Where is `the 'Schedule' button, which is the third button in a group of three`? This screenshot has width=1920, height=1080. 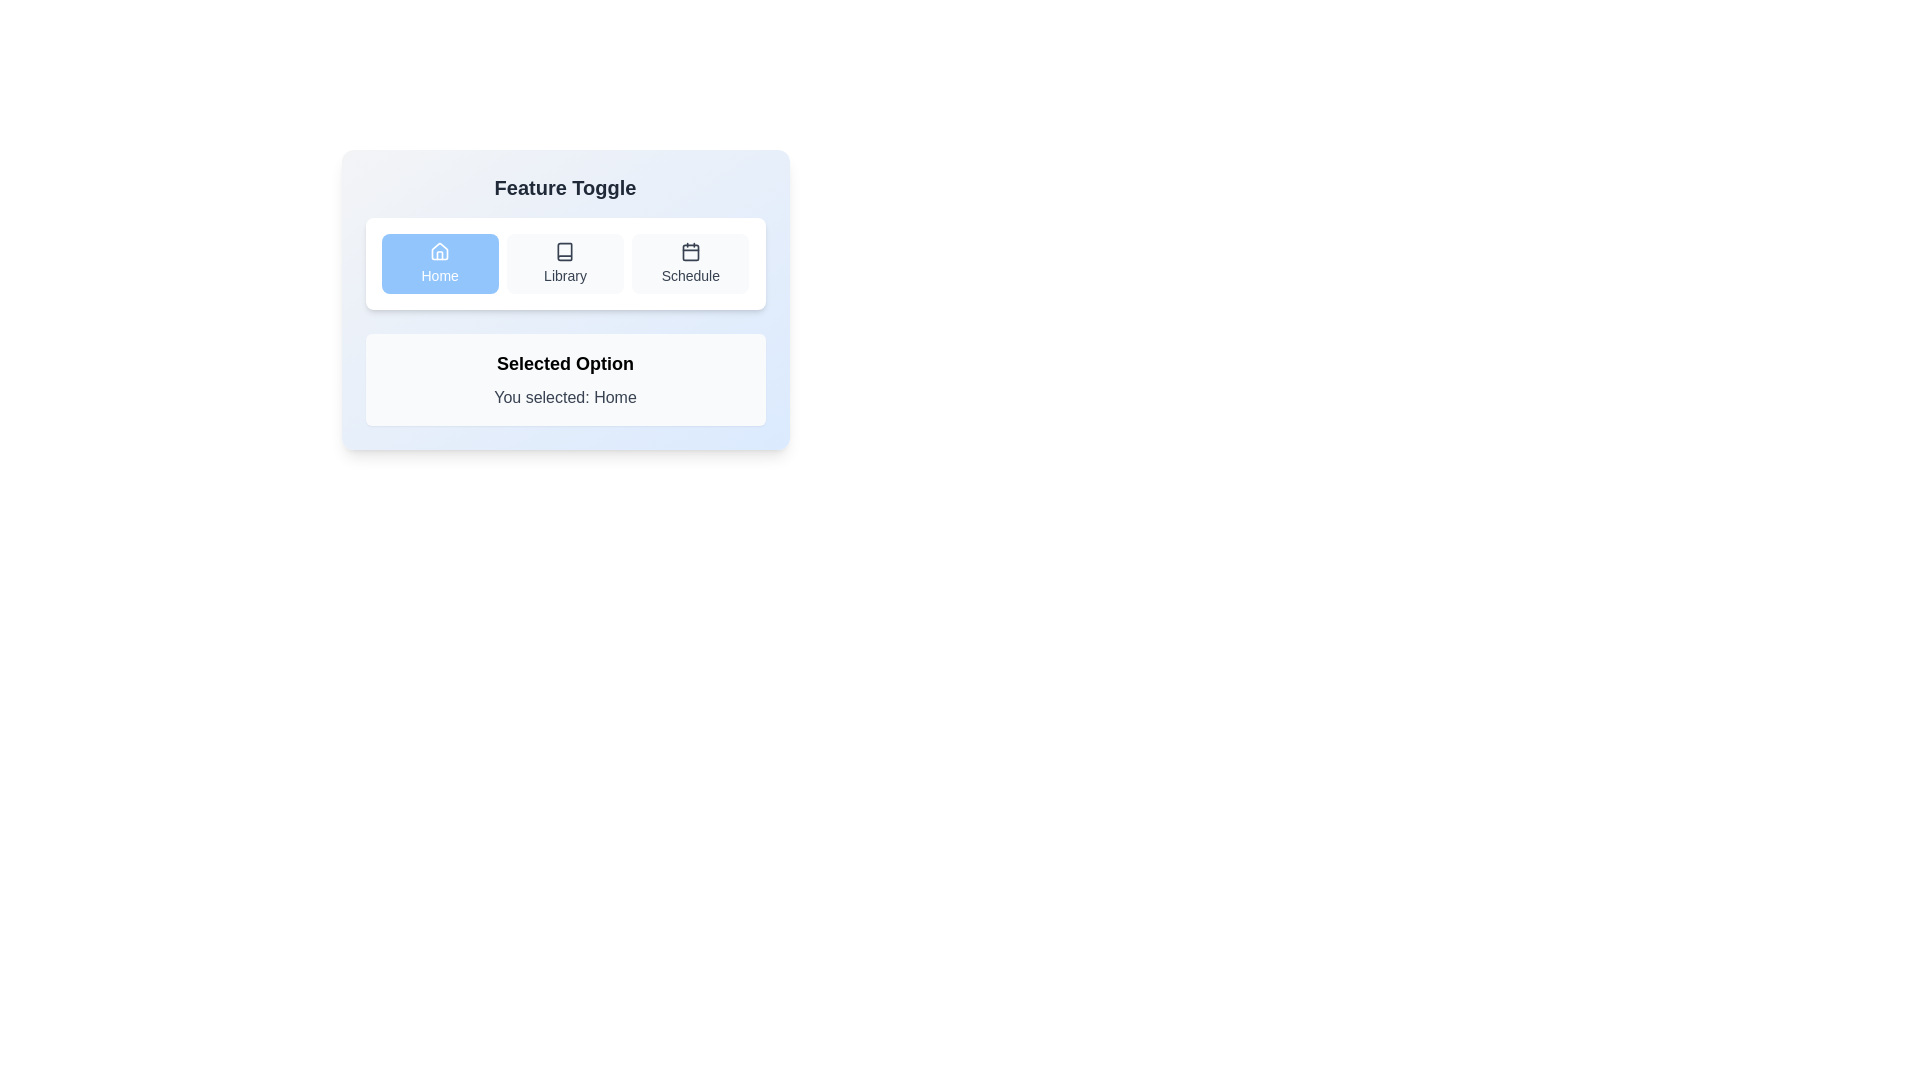 the 'Schedule' button, which is the third button in a group of three is located at coordinates (690, 262).